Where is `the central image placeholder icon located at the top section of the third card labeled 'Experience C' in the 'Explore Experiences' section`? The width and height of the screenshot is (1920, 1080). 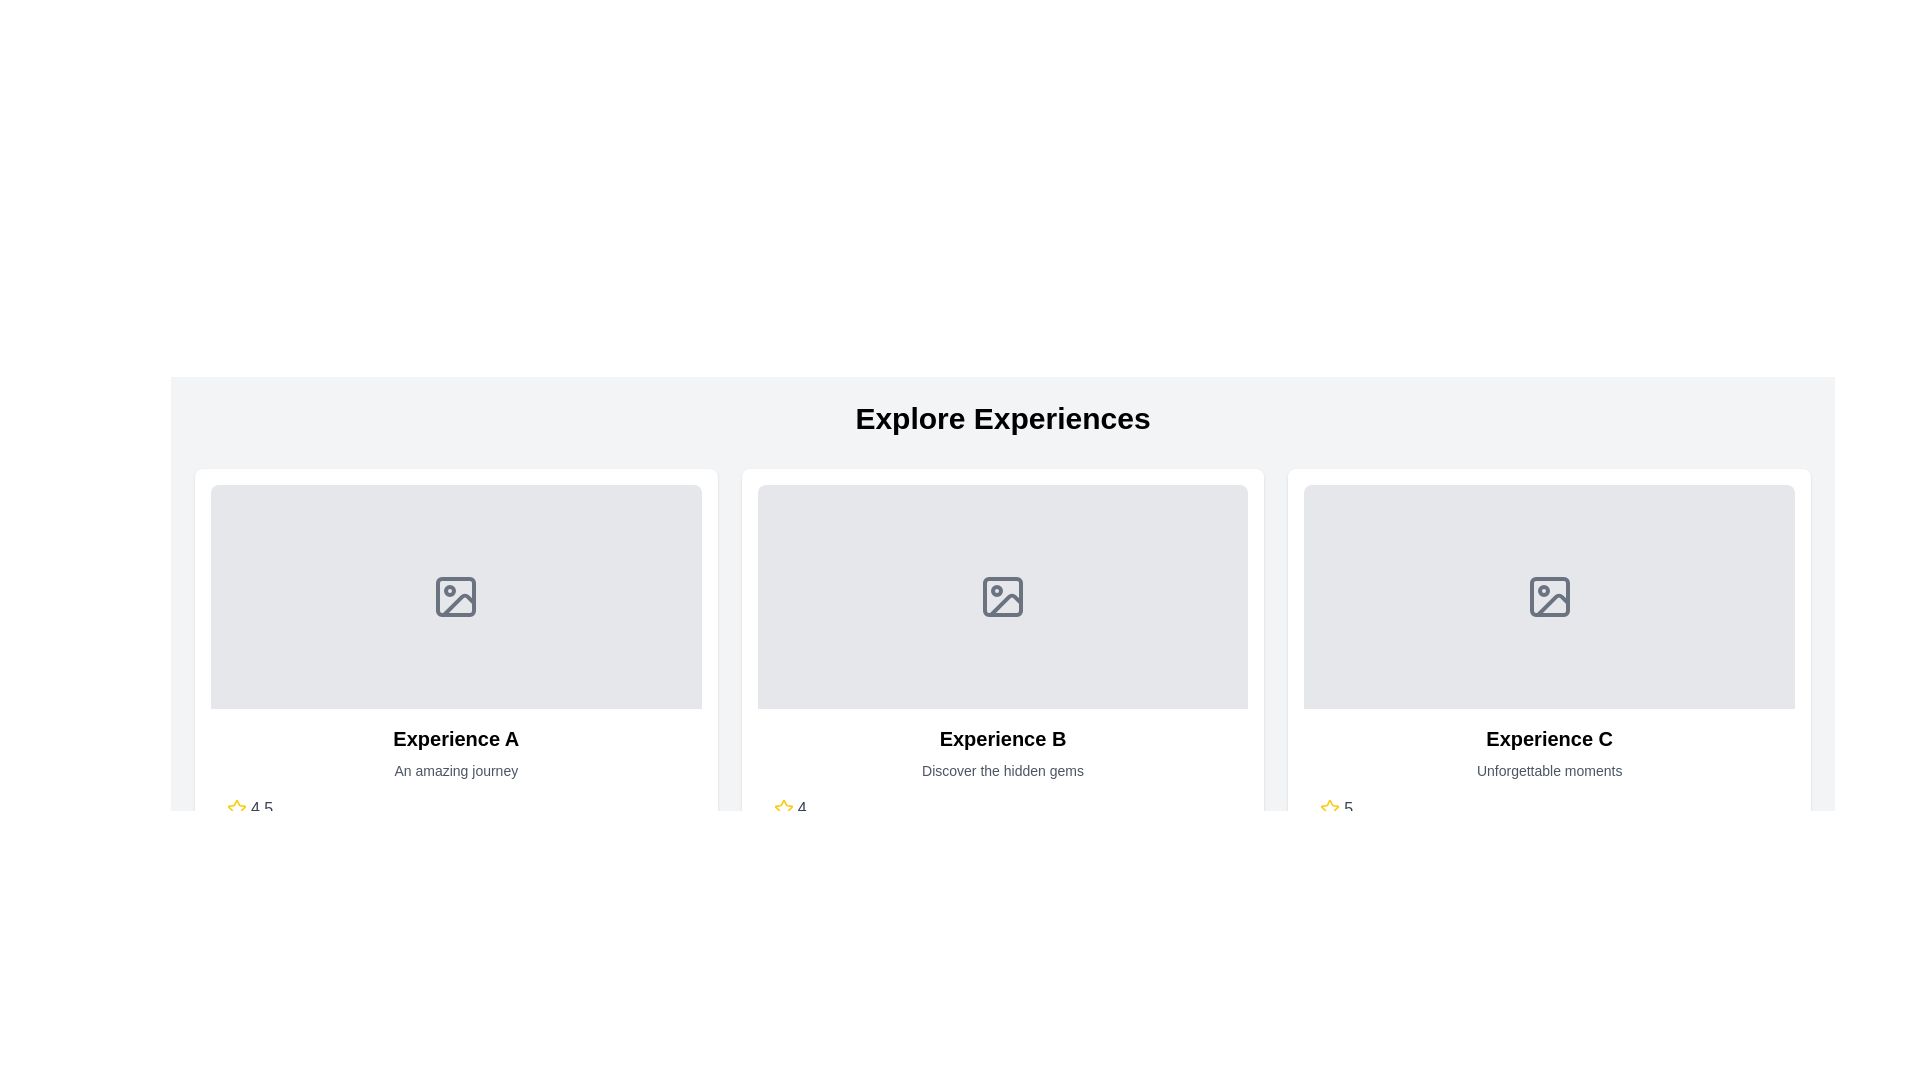
the central image placeholder icon located at the top section of the third card labeled 'Experience C' in the 'Explore Experiences' section is located at coordinates (1548, 596).